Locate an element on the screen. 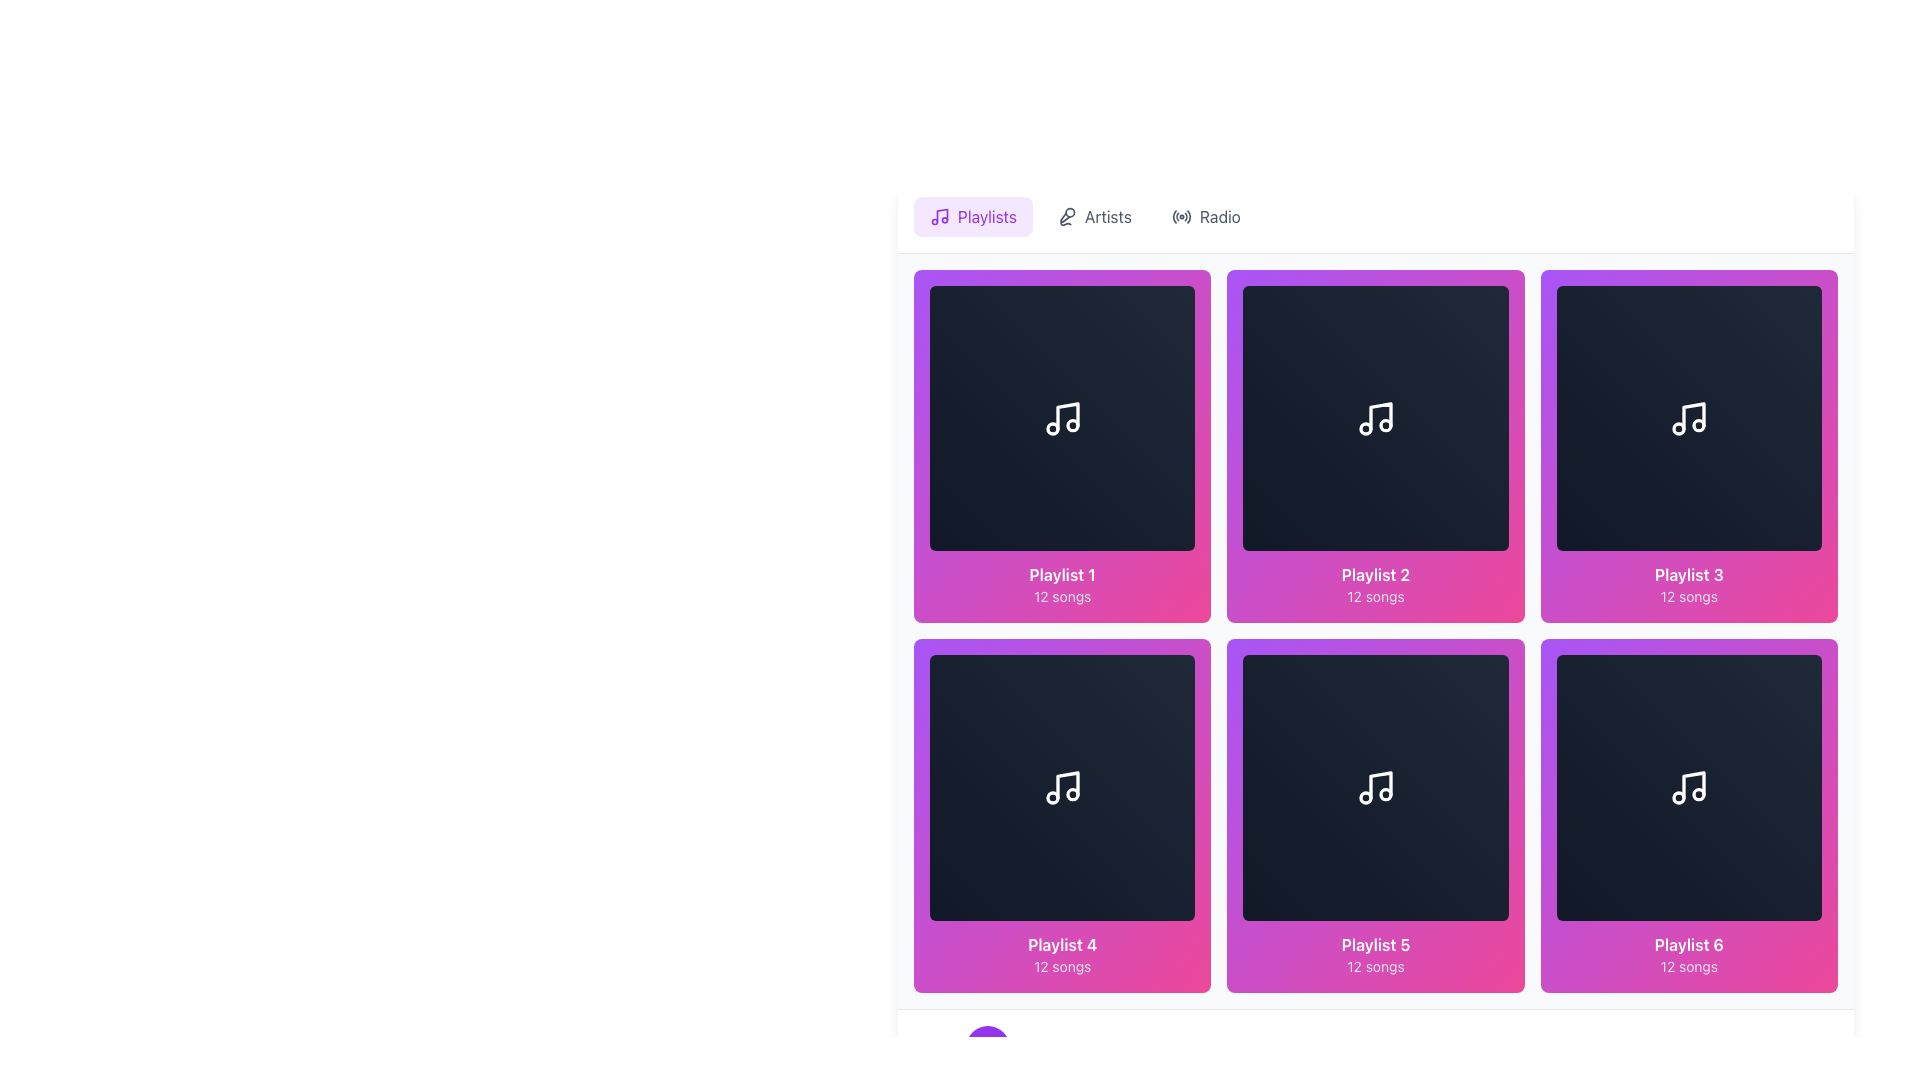  the non-interactive playlist icon located at the center of the fifth playlist card in the grid, which is positioned in the second row and second column from the left is located at coordinates (1375, 786).